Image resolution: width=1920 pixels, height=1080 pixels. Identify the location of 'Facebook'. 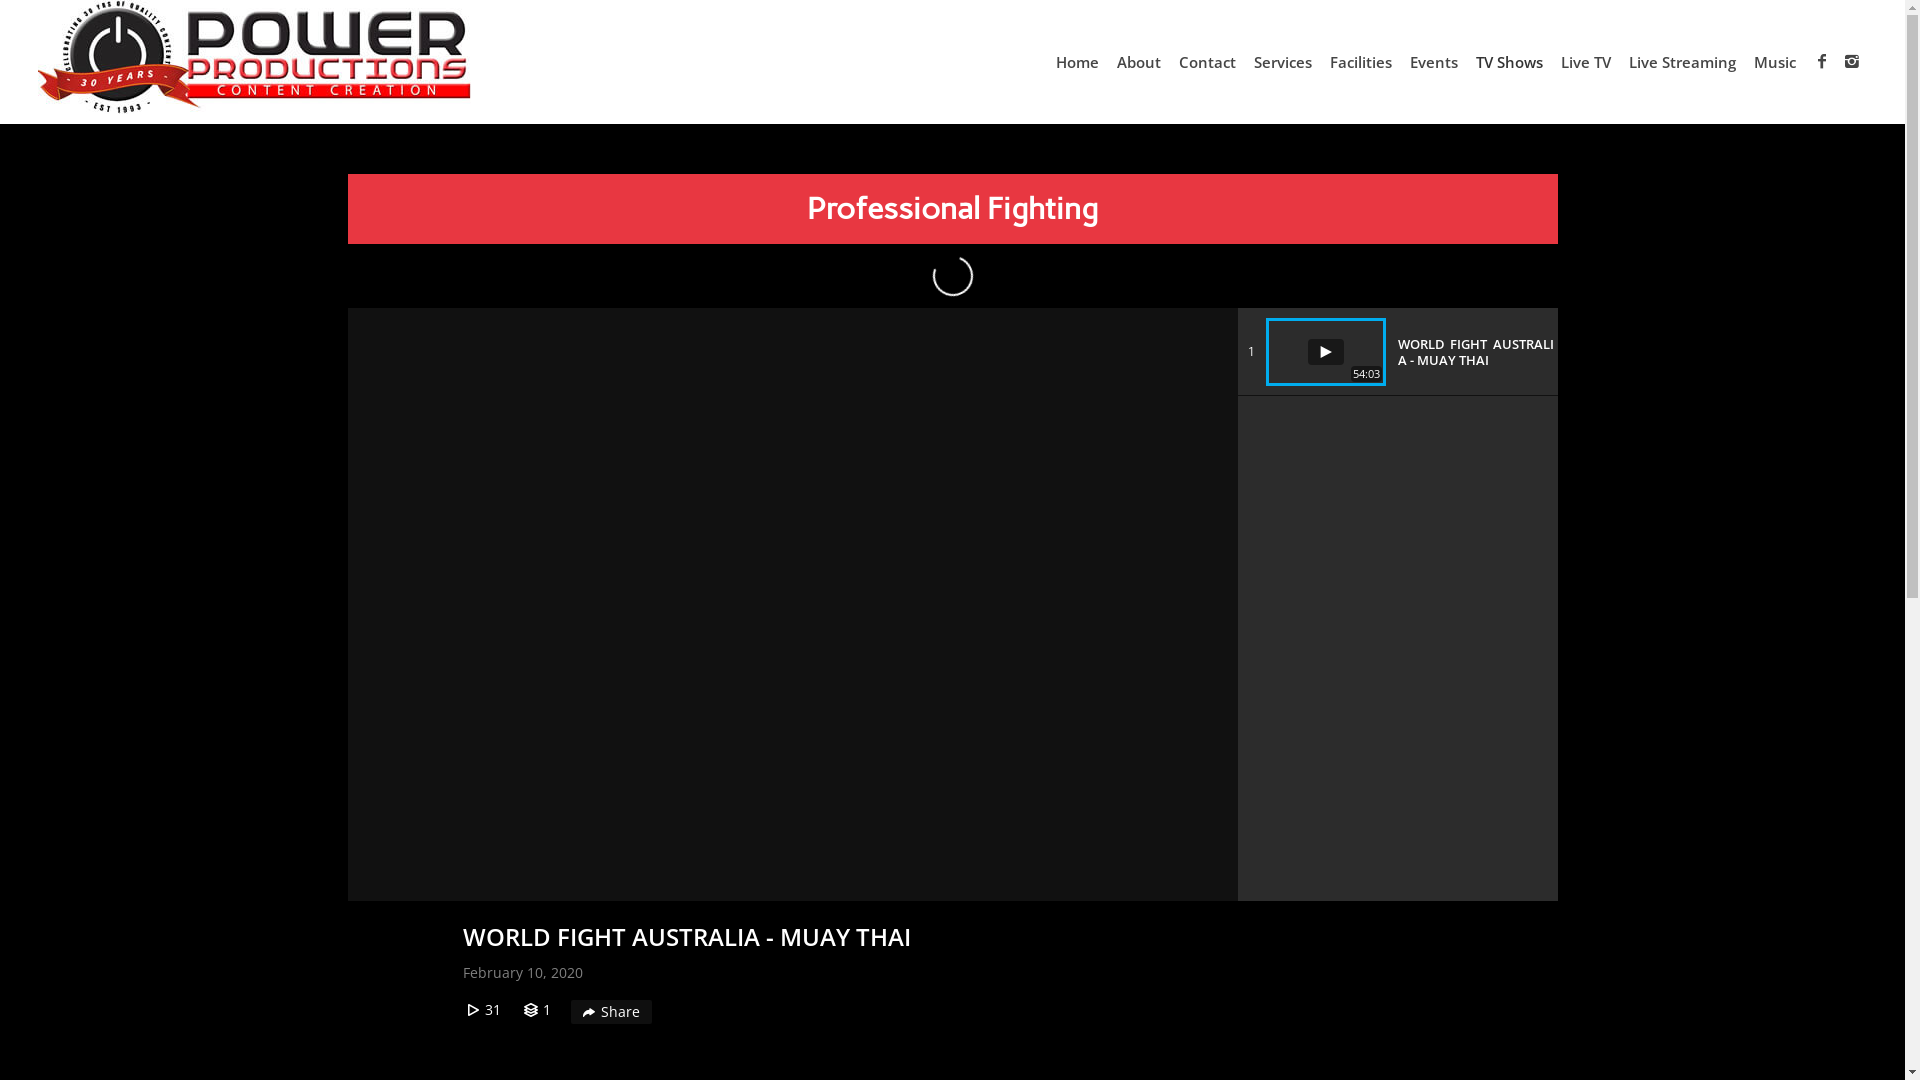
(1822, 60).